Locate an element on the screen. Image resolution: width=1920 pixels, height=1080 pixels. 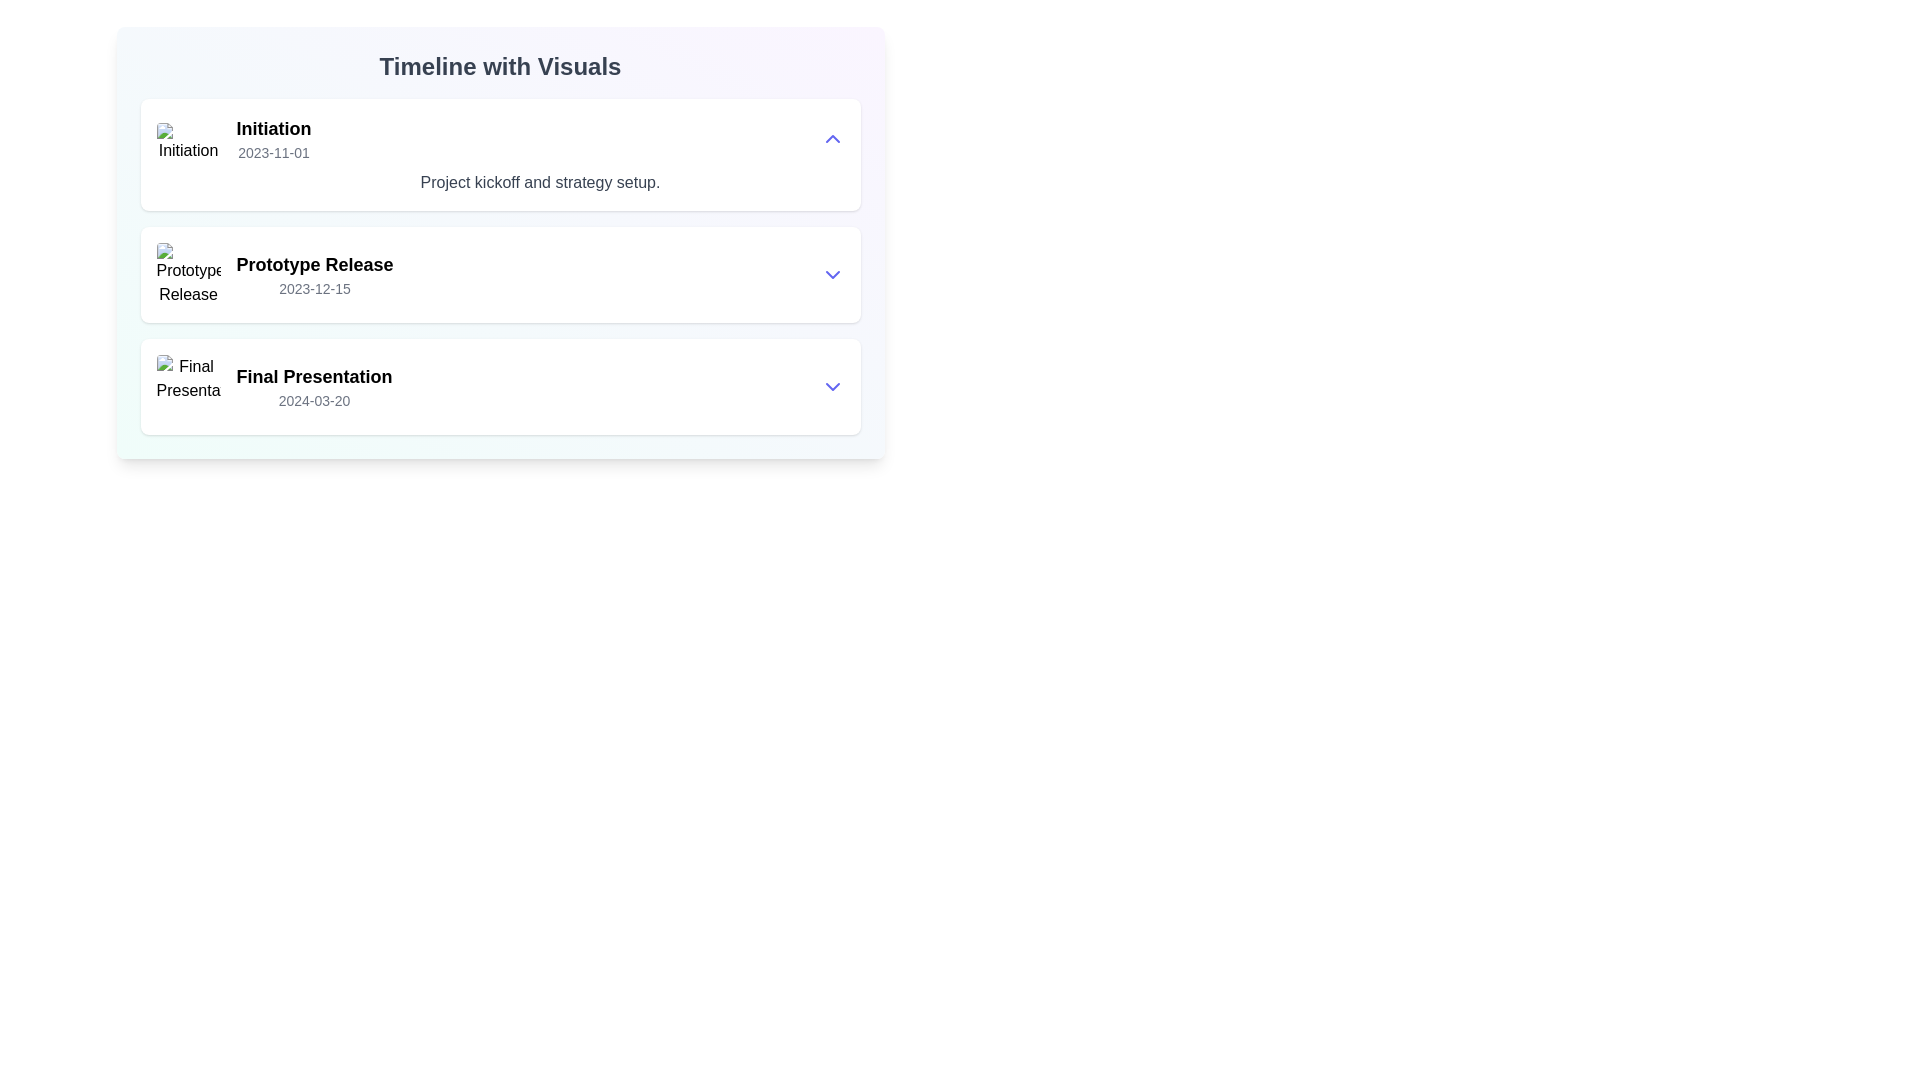
the 'Final Presentation' timeline card, which is the third entry is located at coordinates (500, 386).